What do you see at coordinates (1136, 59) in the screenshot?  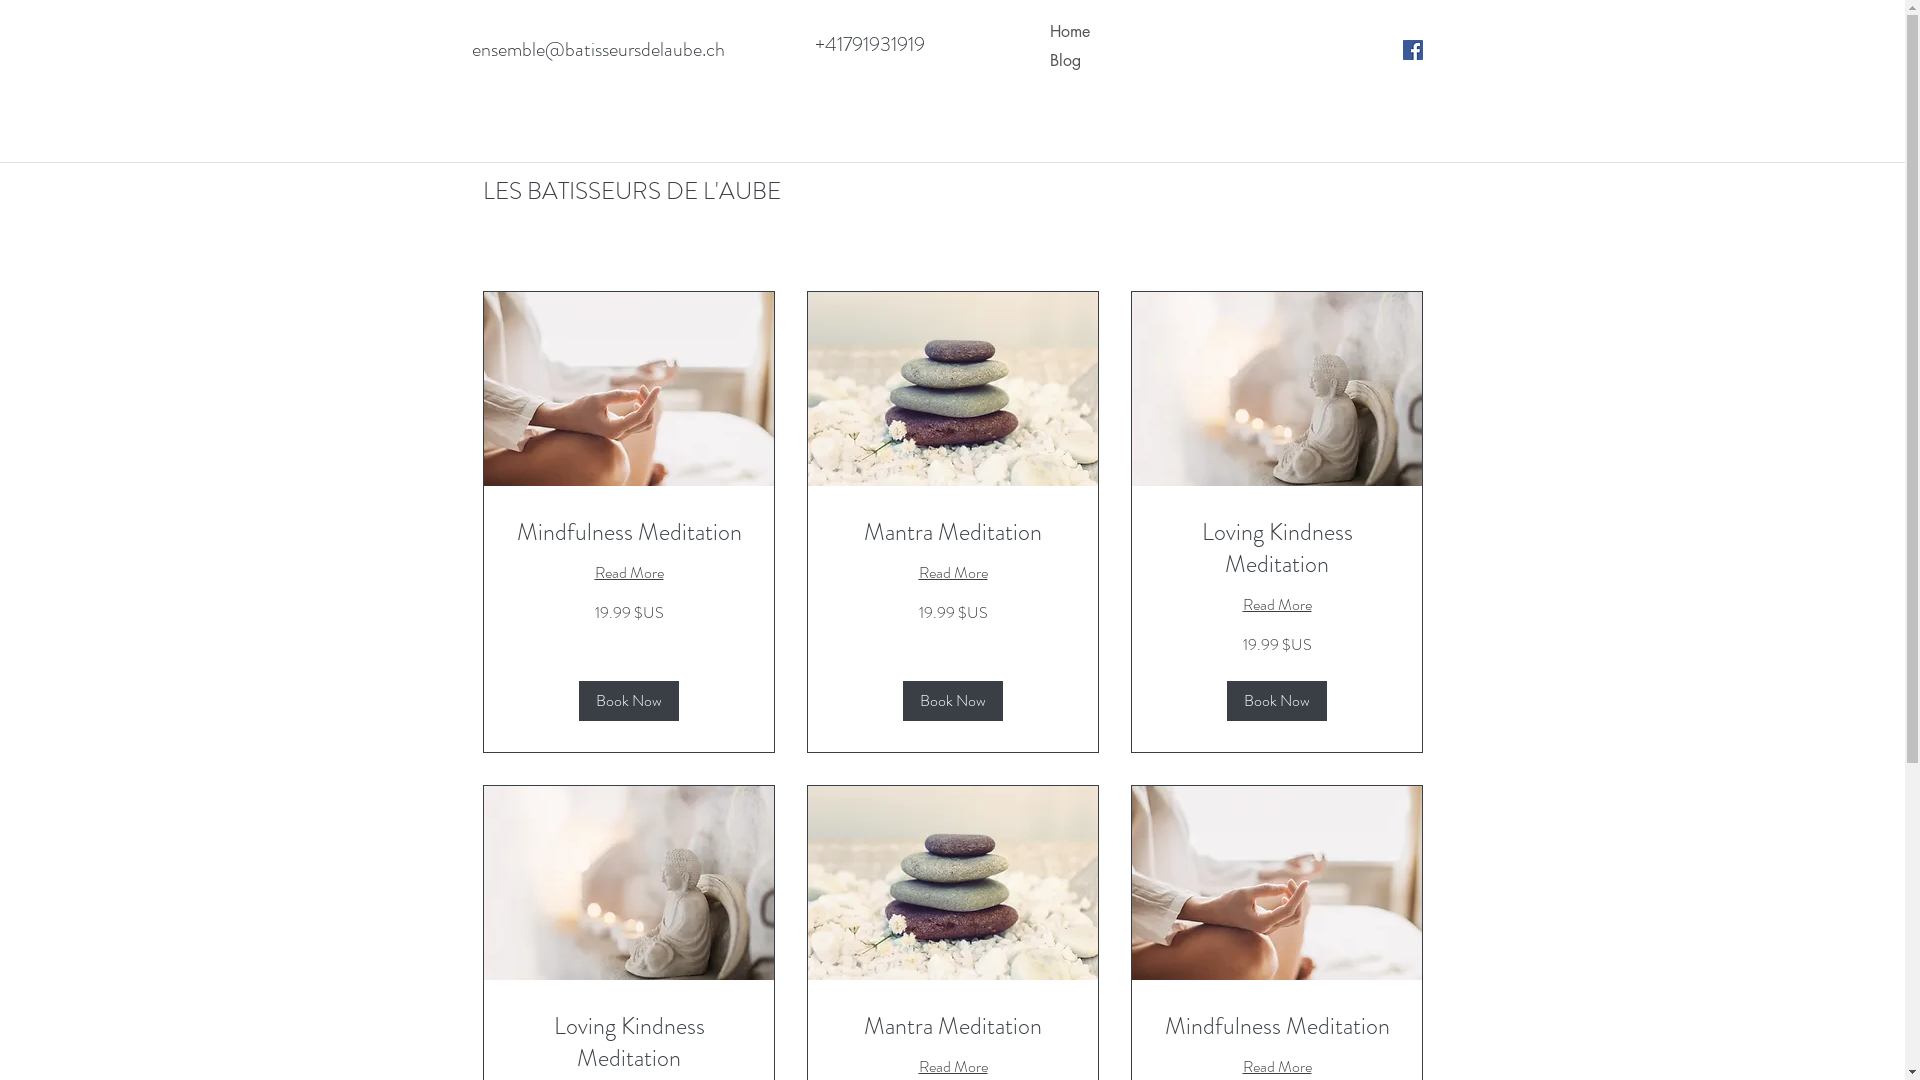 I see `'Blog'` at bounding box center [1136, 59].